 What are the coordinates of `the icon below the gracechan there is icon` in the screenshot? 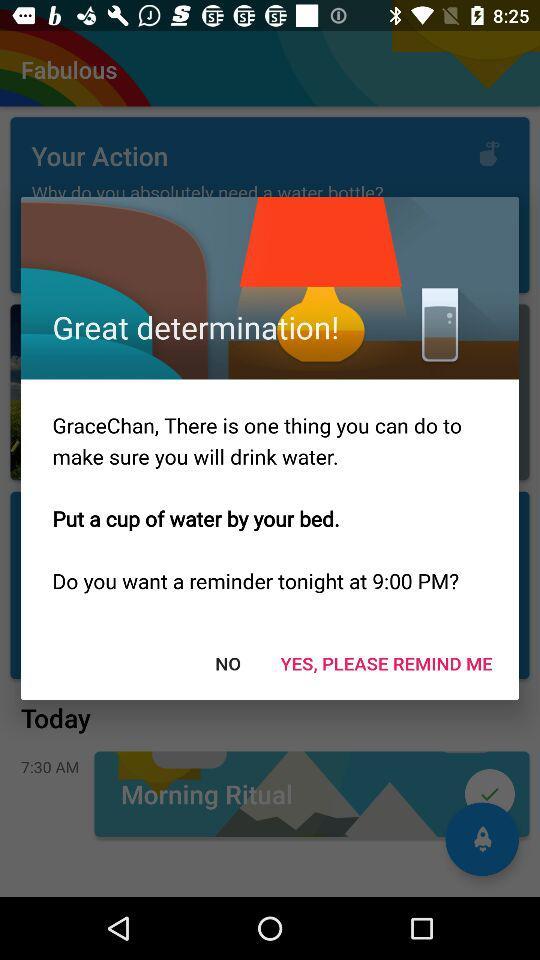 It's located at (386, 663).